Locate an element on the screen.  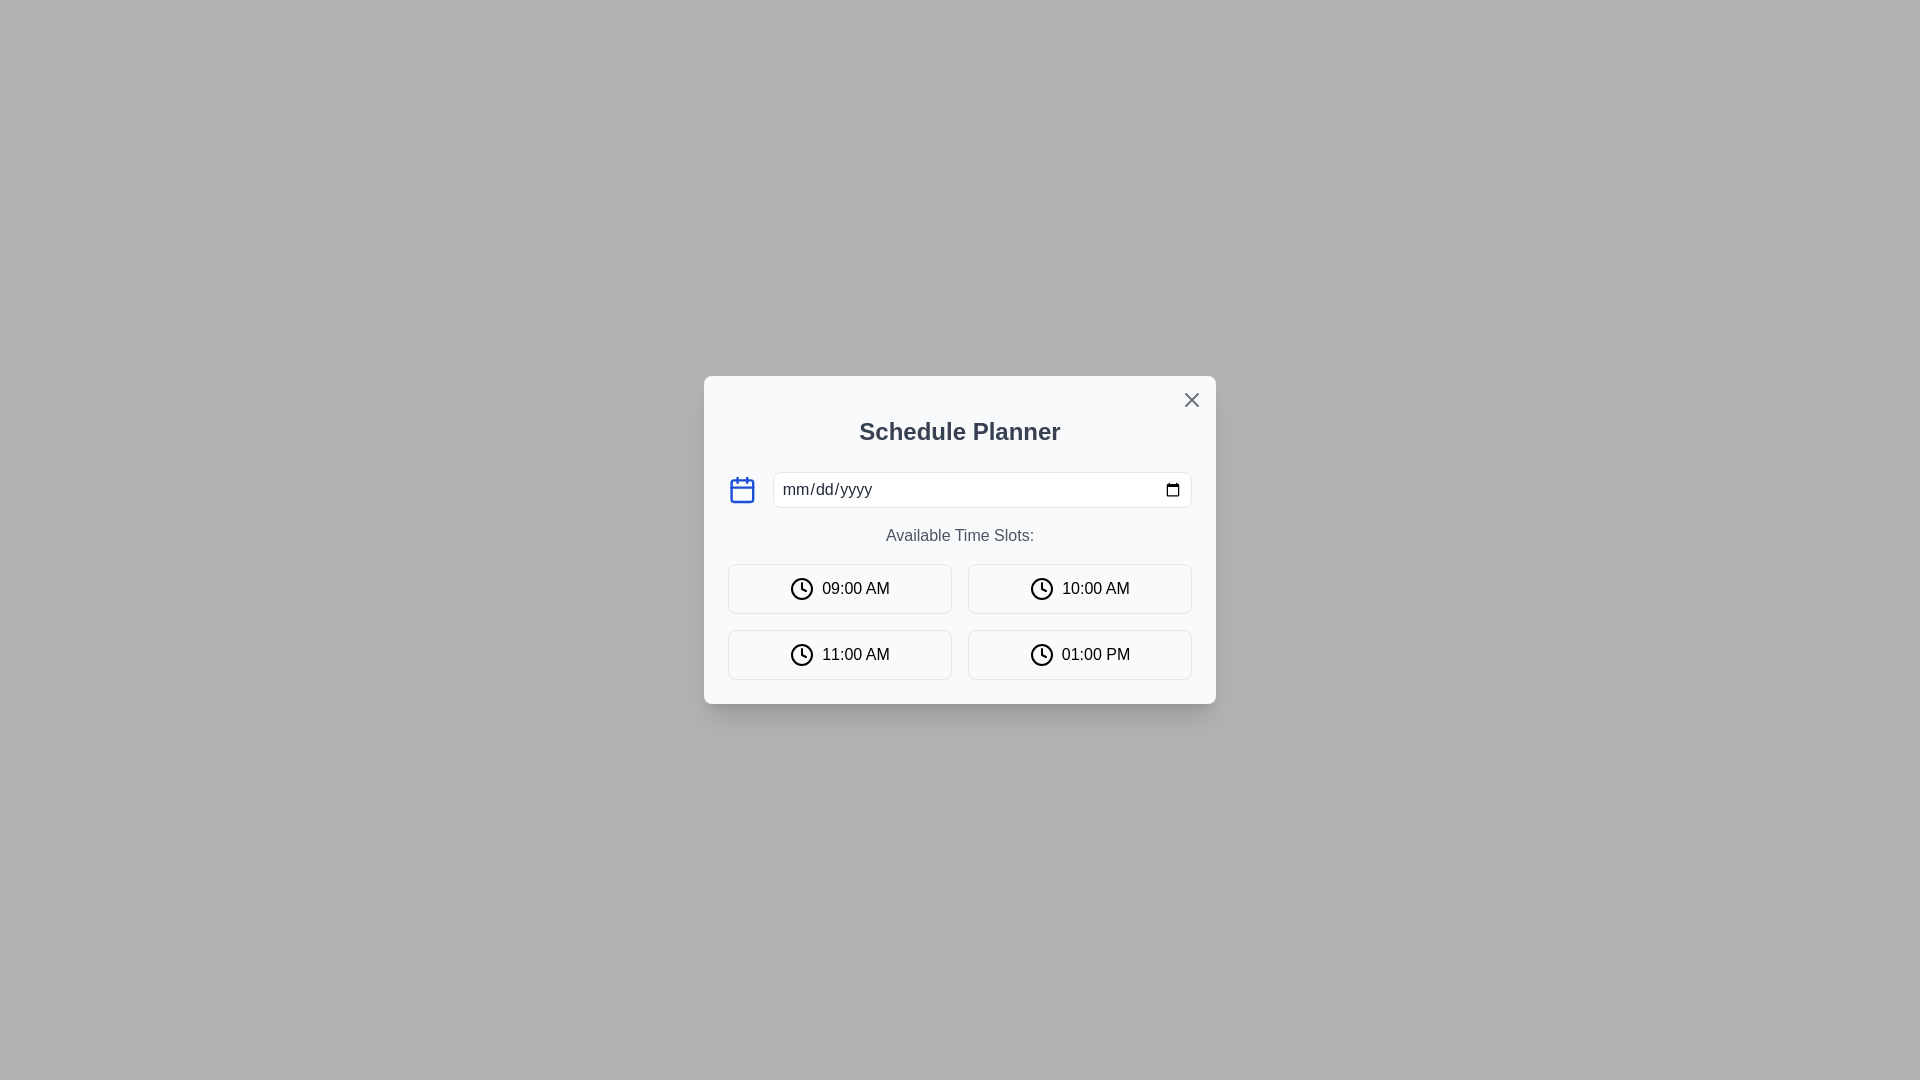
the bold, large text label reading 'Schedule Planner' that is centered at the top of the modal or card is located at coordinates (960, 431).